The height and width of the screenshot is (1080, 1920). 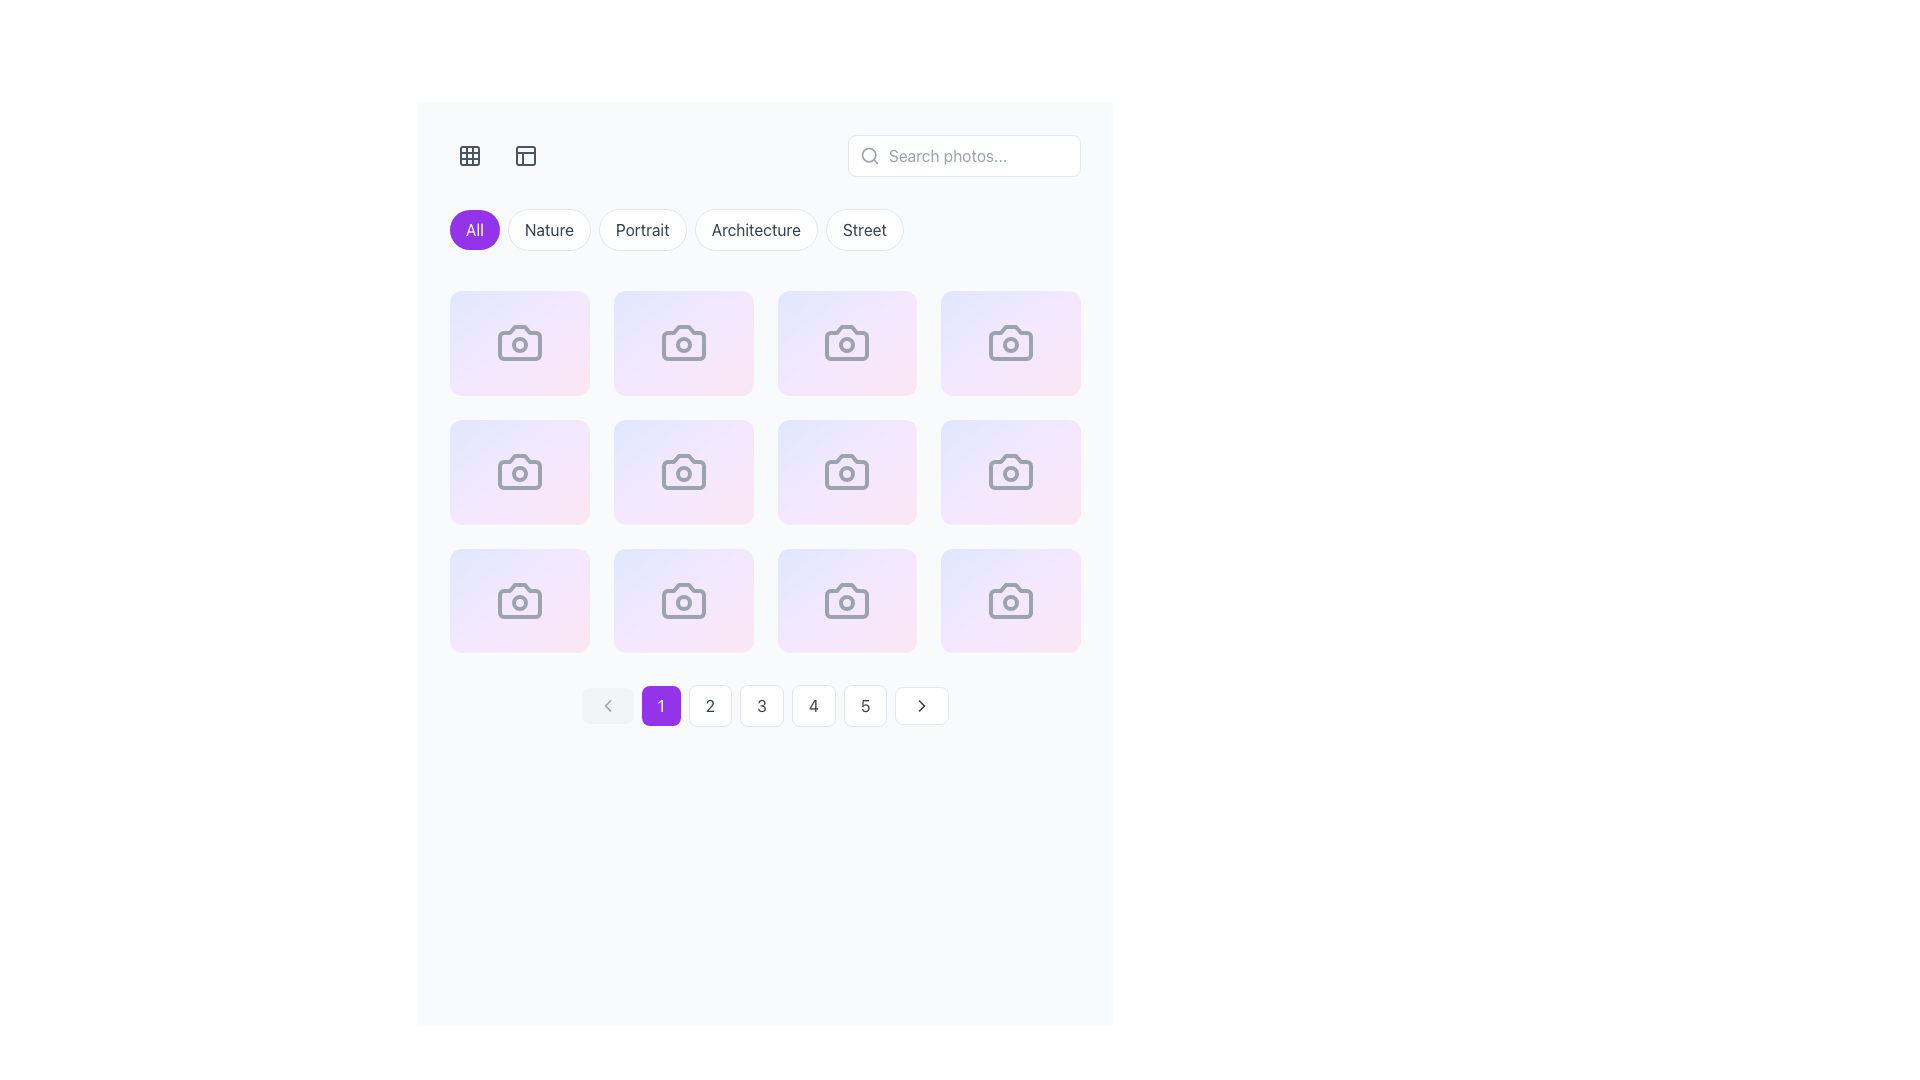 I want to click on the button labeled '4' in the pagination control area, so click(x=813, y=705).